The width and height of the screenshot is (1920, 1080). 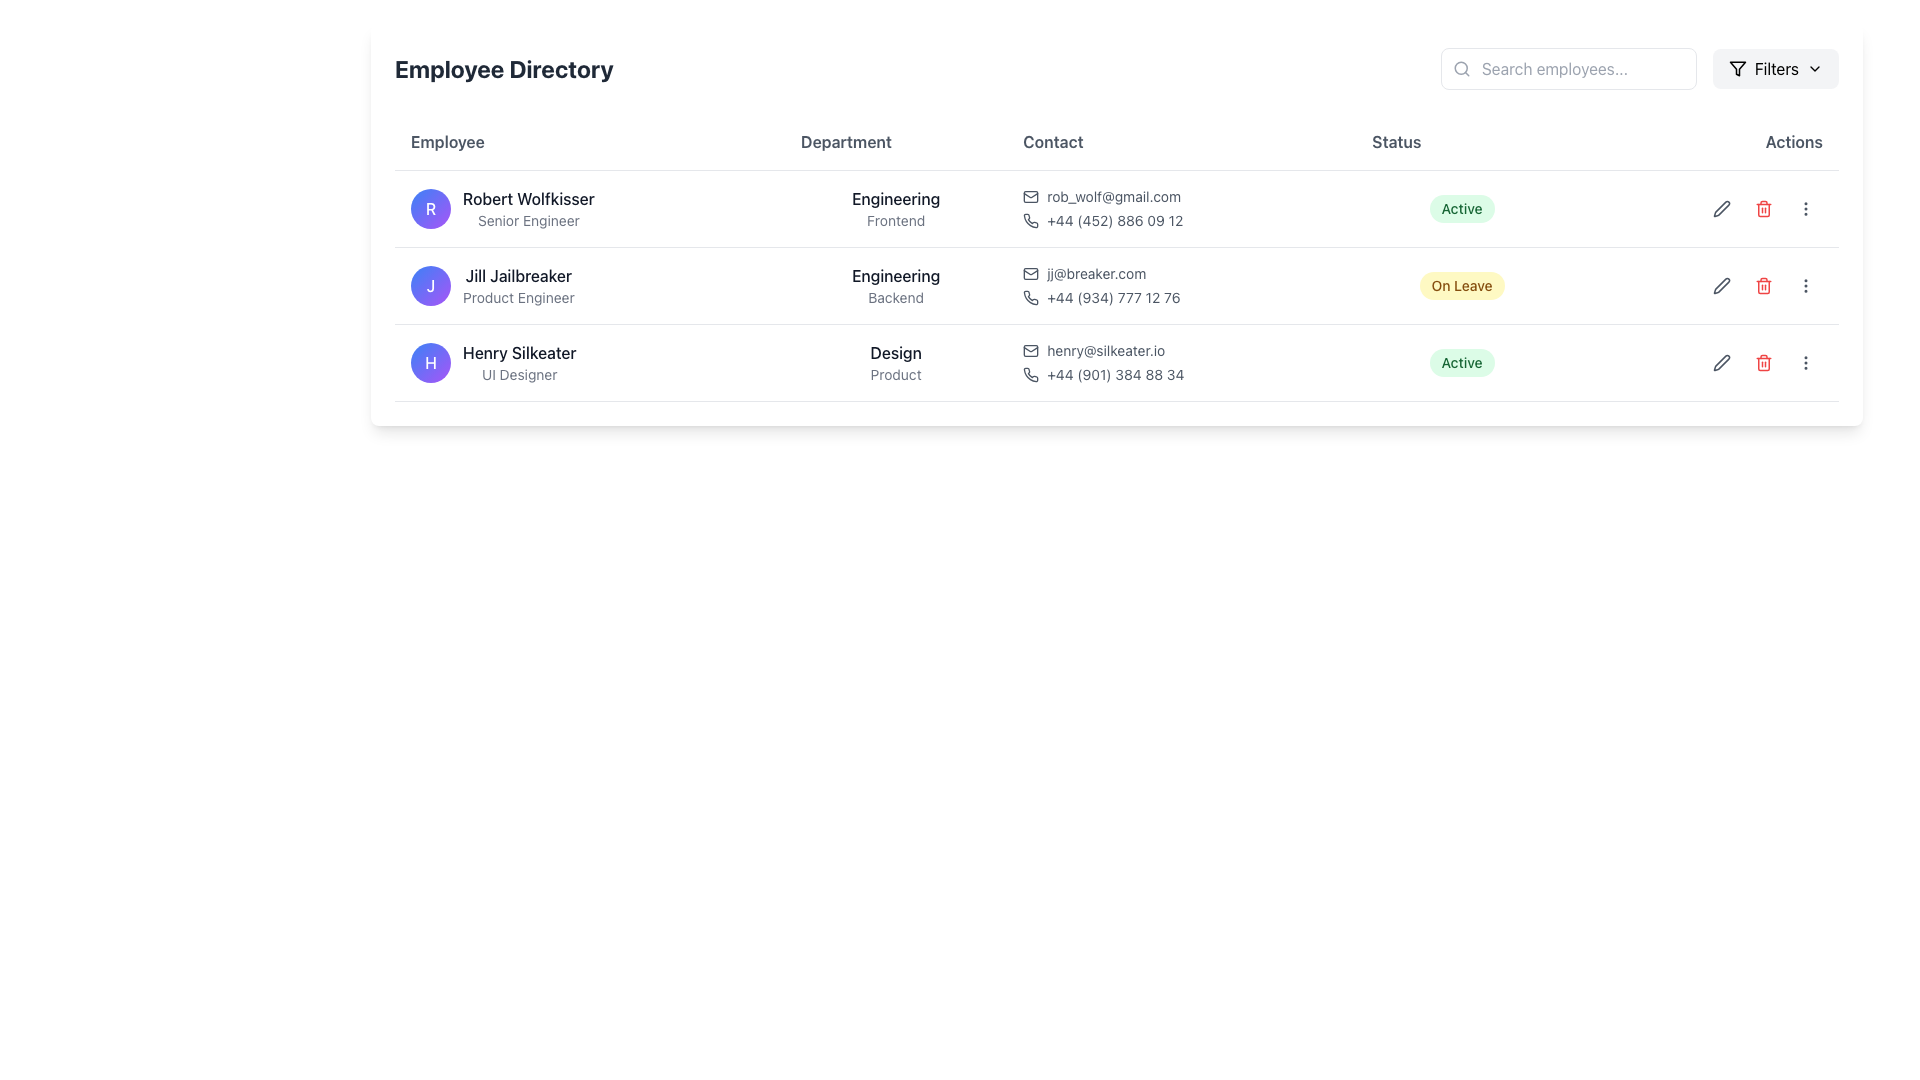 What do you see at coordinates (1181, 285) in the screenshot?
I see `the phone number in the Contact Information Block for 'Jill Jailbreaker' to initiate a call` at bounding box center [1181, 285].